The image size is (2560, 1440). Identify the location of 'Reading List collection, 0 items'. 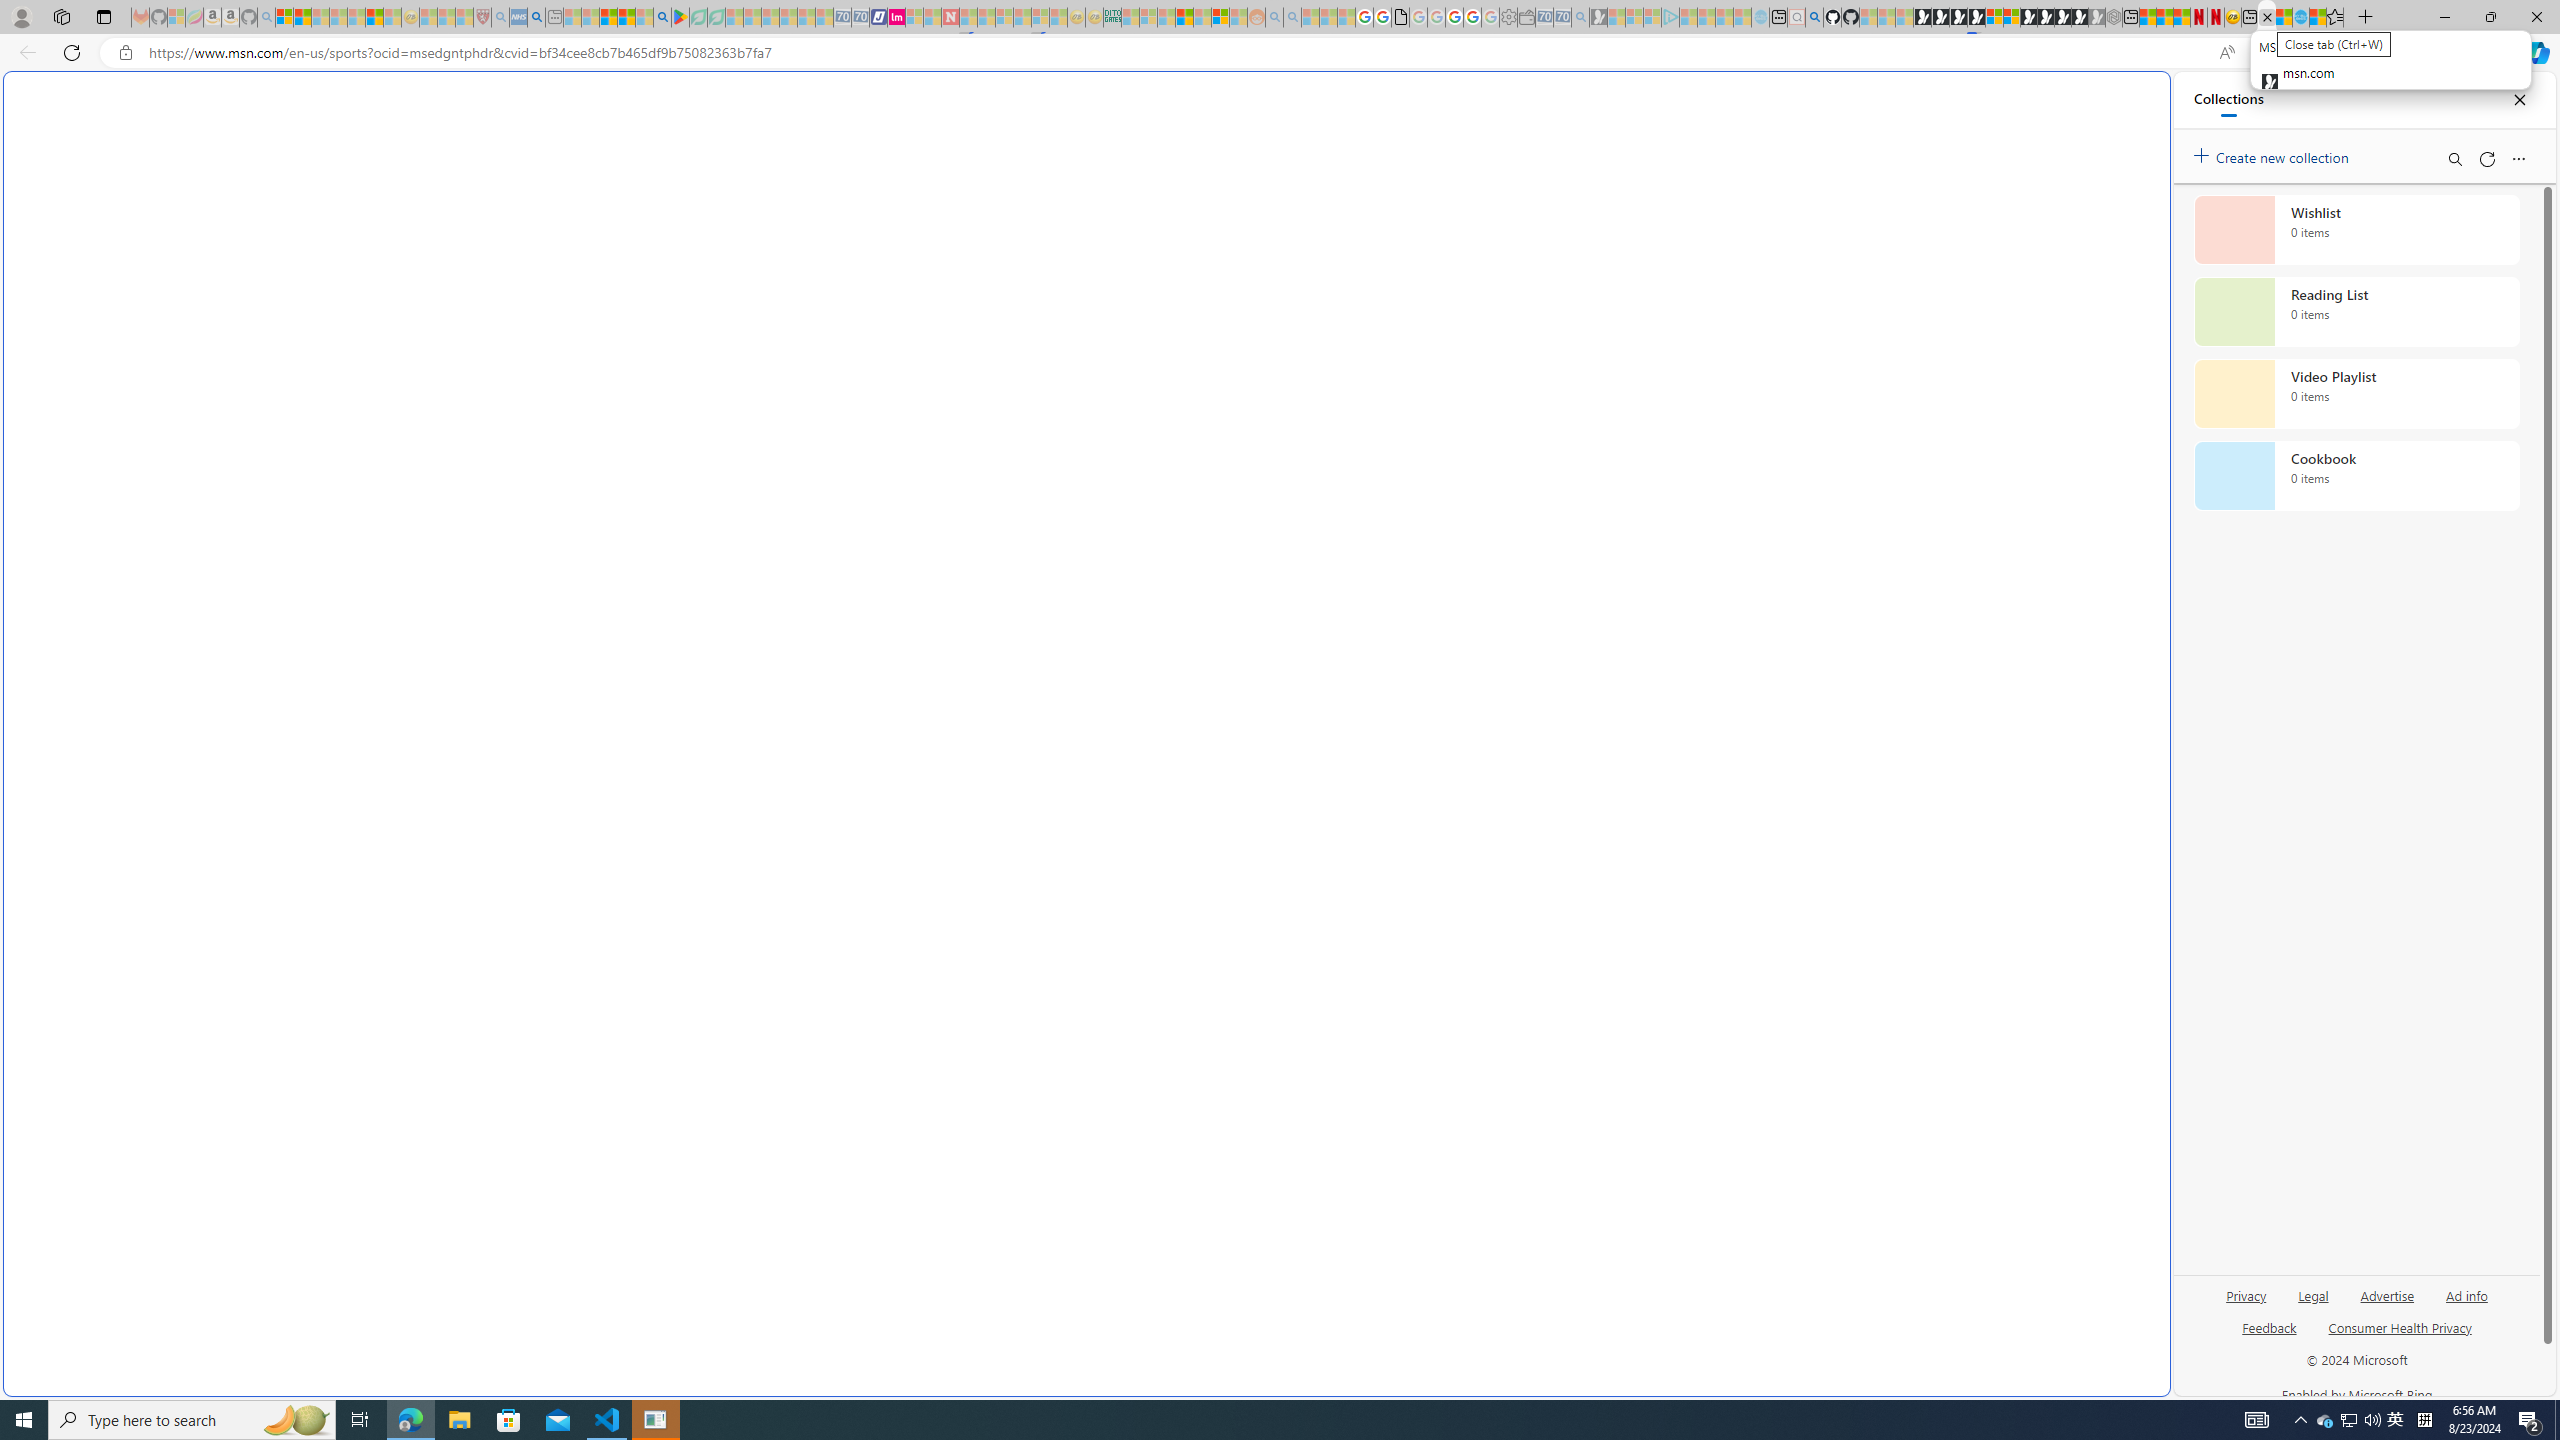
(2356, 310).